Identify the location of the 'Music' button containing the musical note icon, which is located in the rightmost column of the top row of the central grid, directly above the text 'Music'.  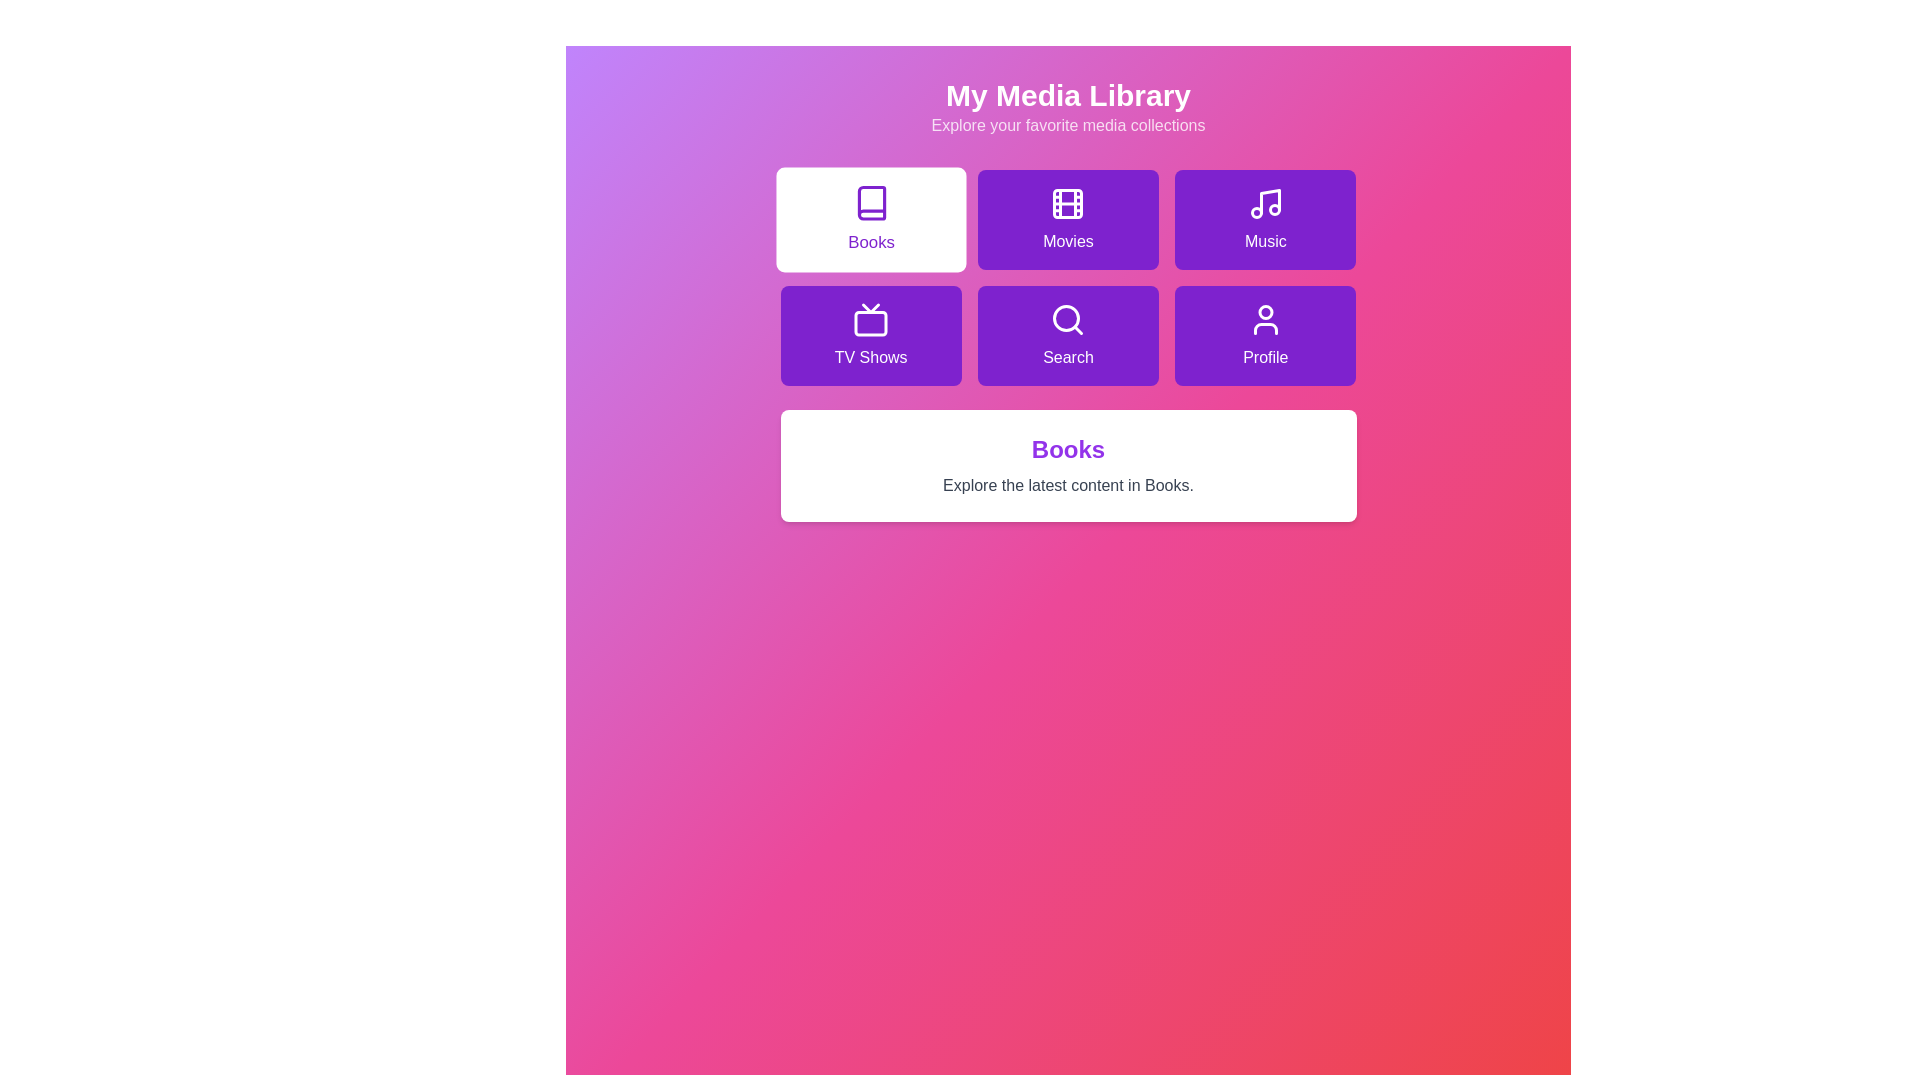
(1264, 204).